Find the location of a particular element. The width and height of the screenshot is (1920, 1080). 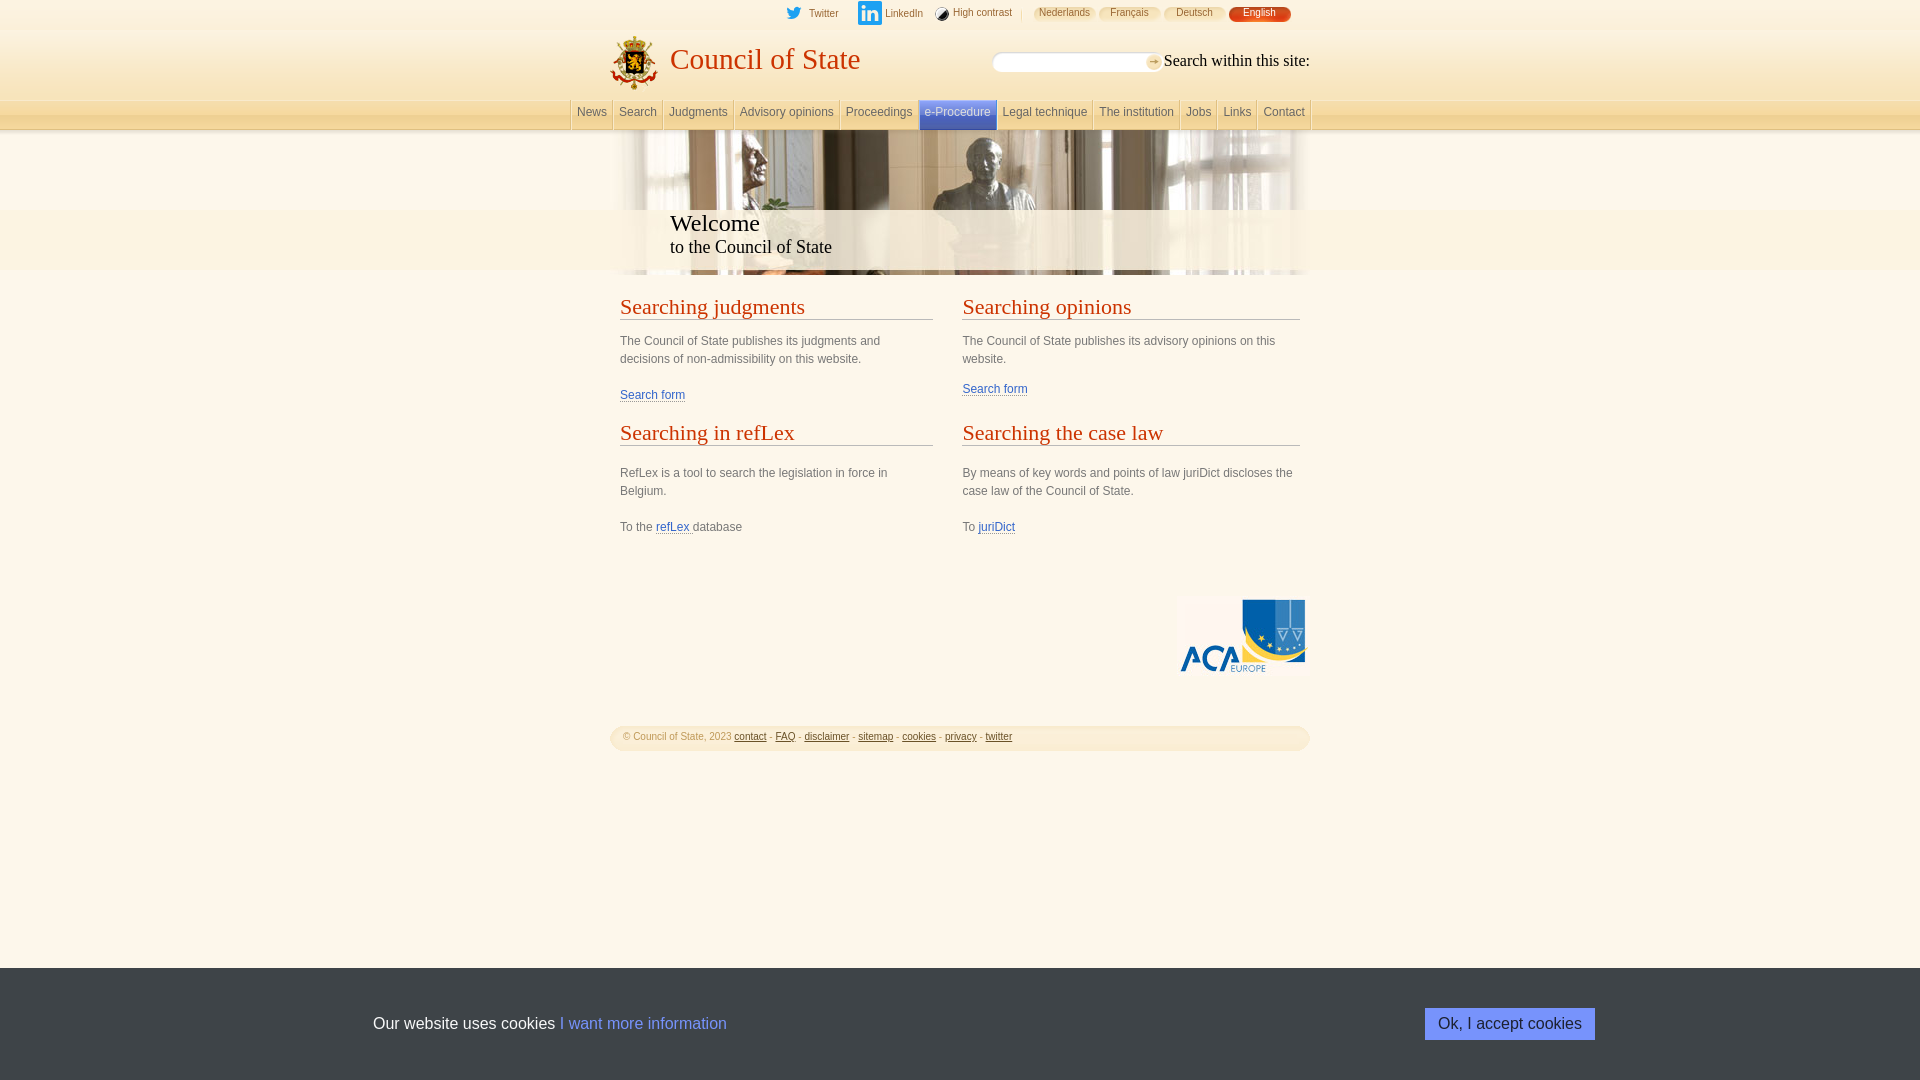

'refLex' is located at coordinates (674, 526).